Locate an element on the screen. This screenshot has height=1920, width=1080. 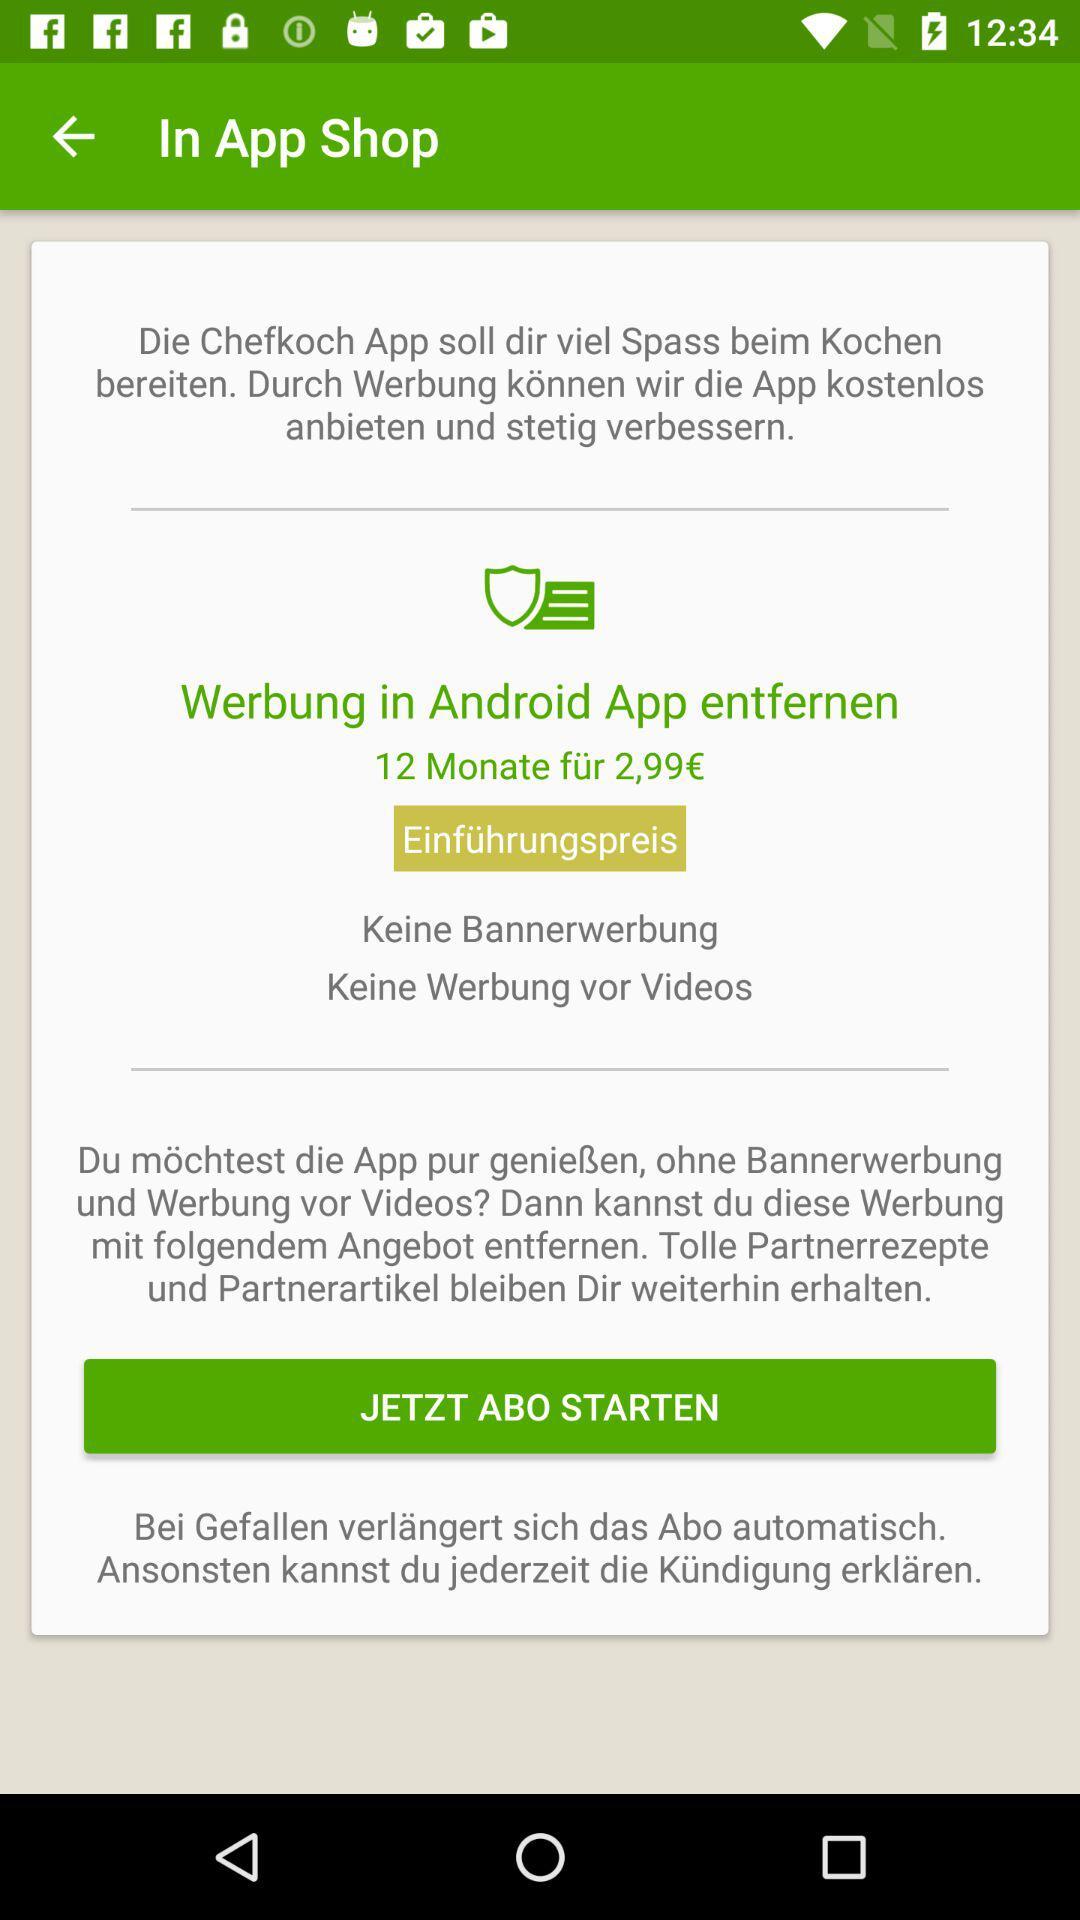
jetzt abo starten is located at coordinates (540, 1405).